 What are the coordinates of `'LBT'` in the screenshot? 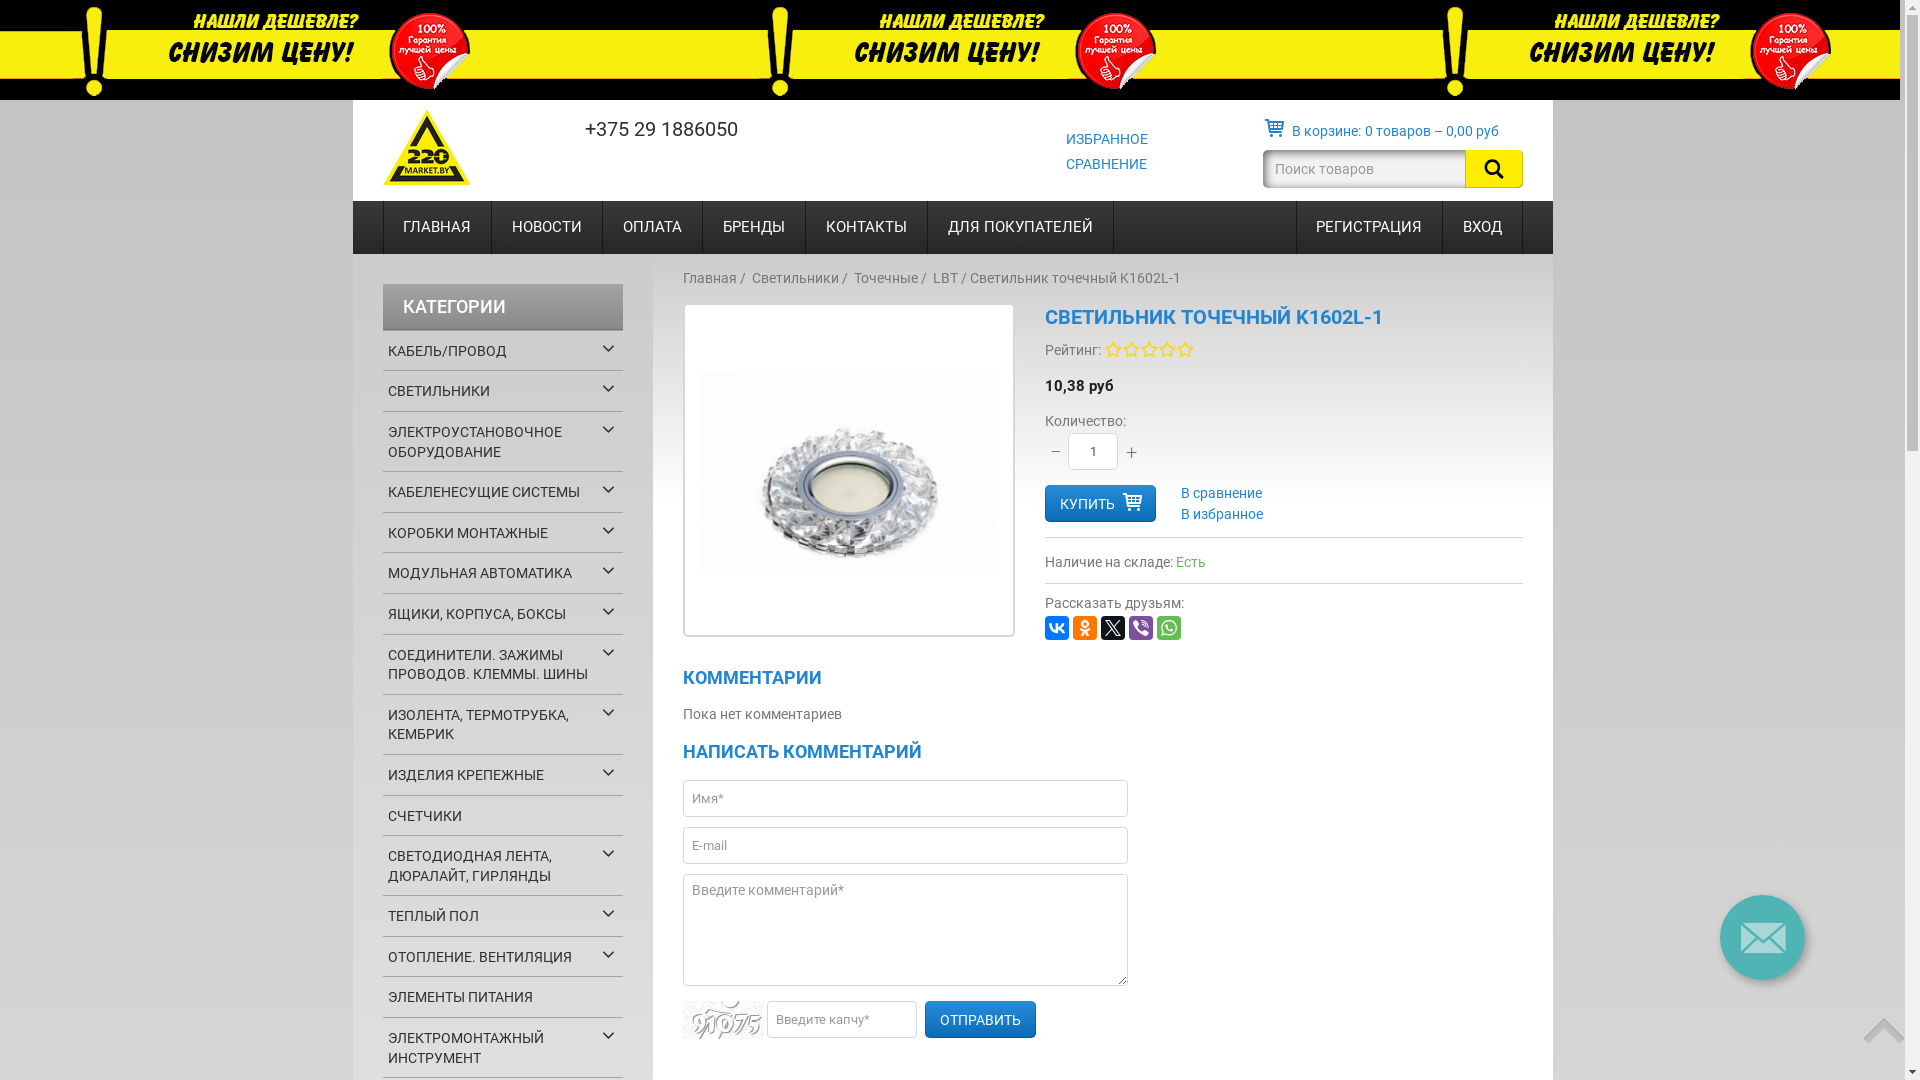 It's located at (943, 277).